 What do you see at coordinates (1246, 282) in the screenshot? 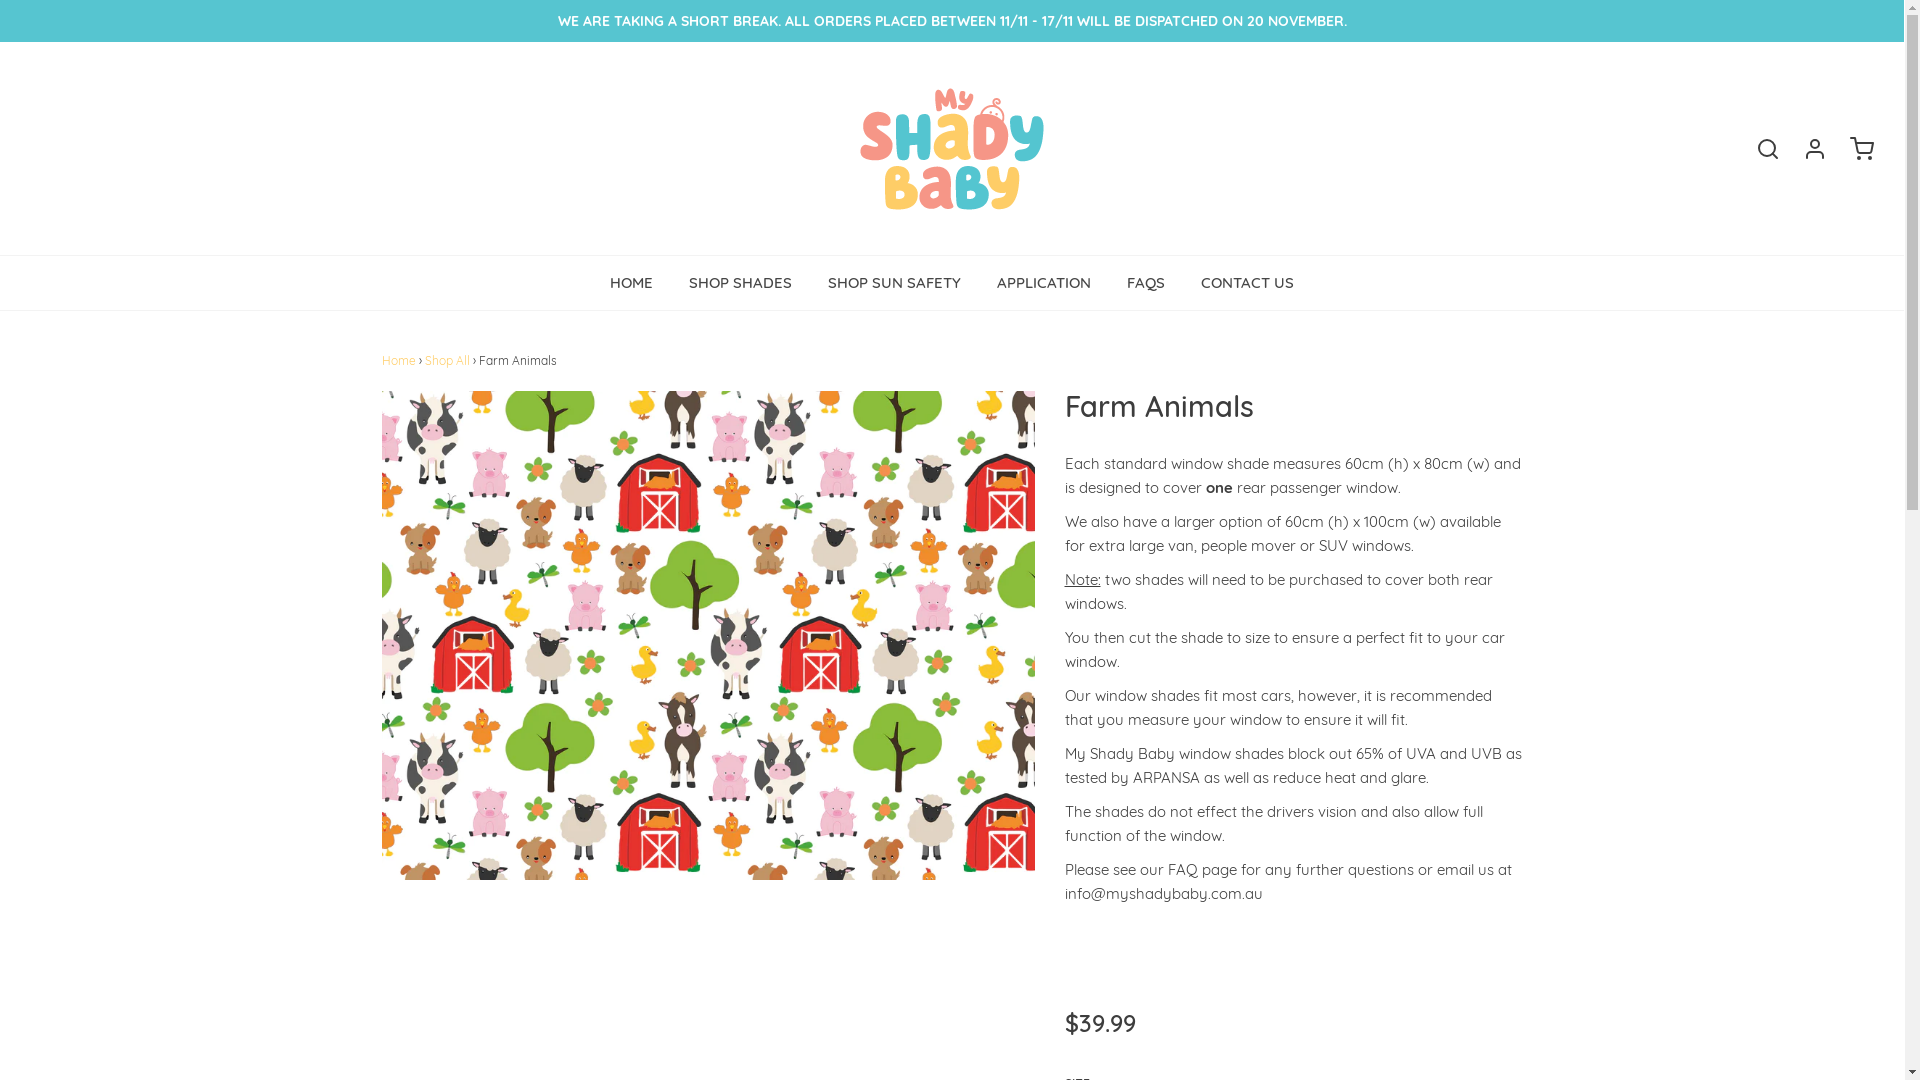
I see `'CONTACT US'` at bounding box center [1246, 282].